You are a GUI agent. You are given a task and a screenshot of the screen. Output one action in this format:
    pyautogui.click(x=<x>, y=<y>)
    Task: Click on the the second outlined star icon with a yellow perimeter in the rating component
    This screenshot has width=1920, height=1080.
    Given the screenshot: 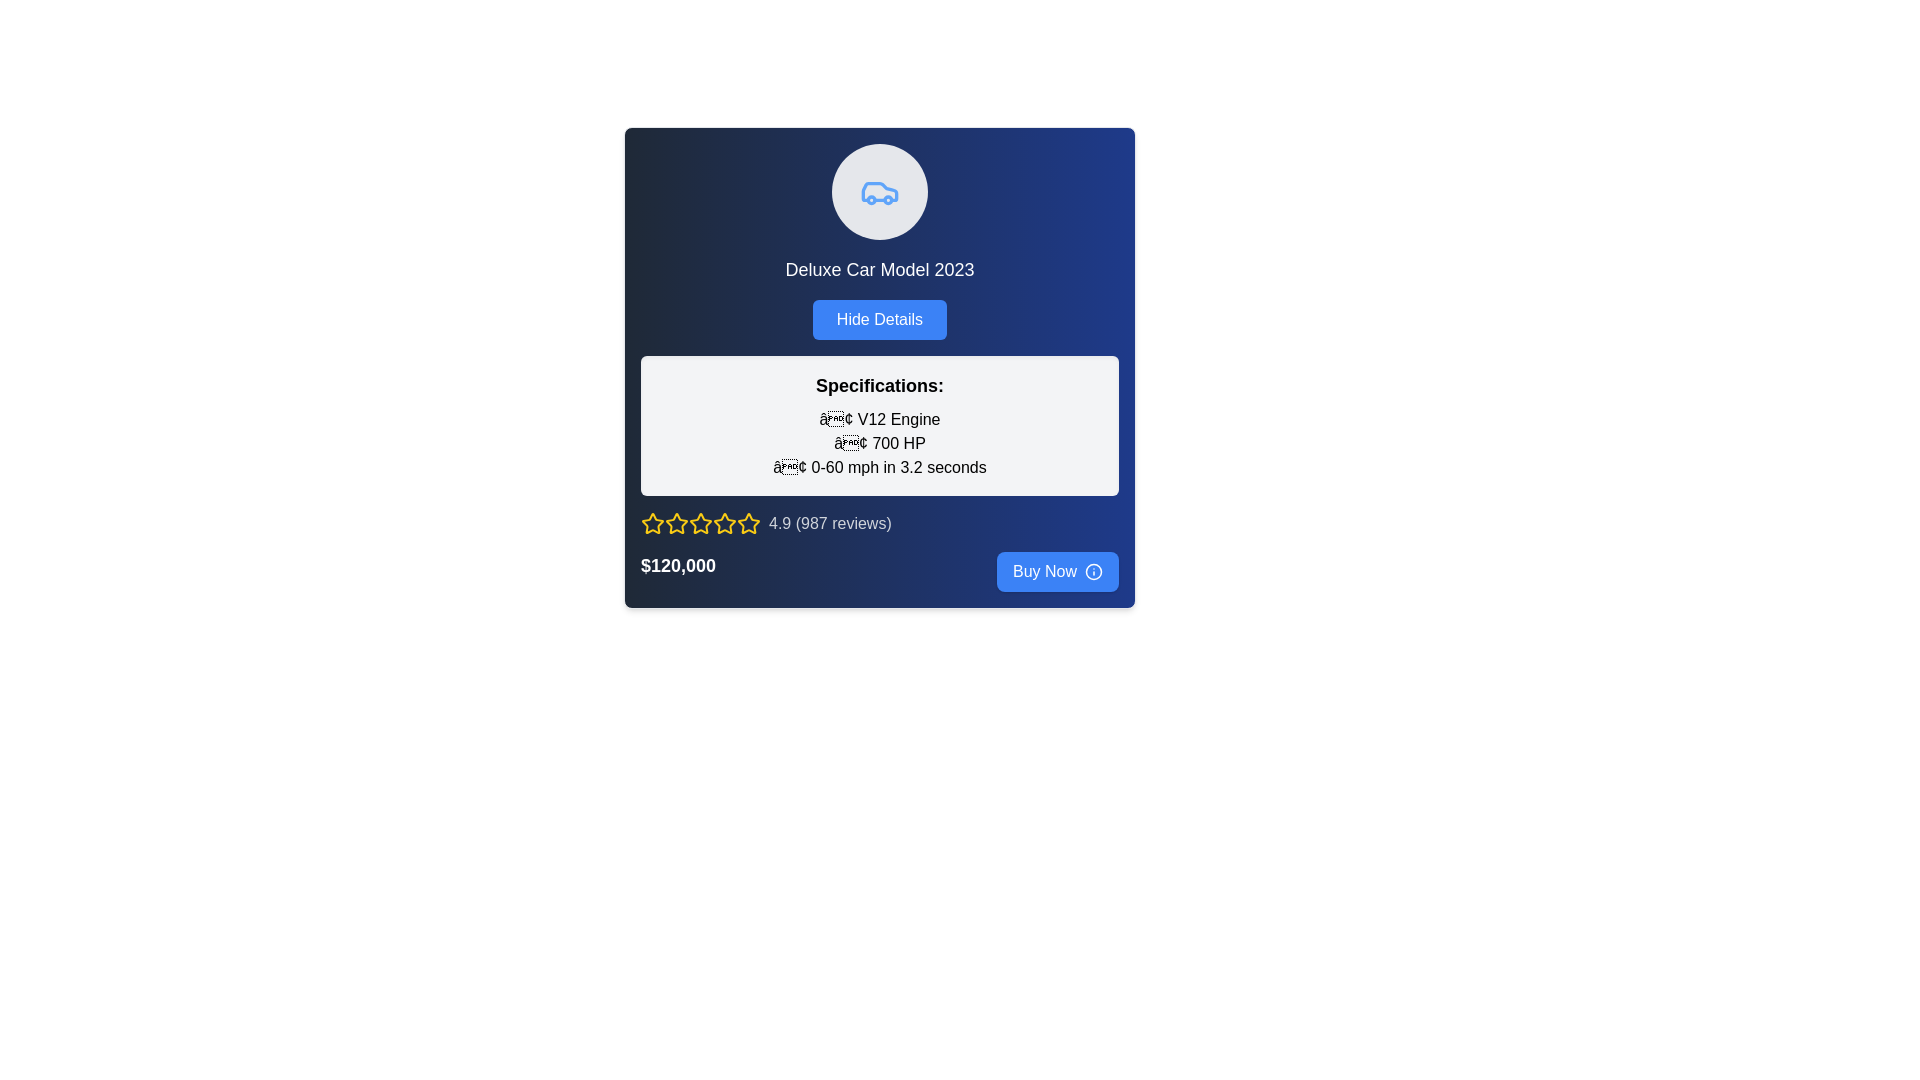 What is the action you would take?
    pyautogui.click(x=700, y=522)
    